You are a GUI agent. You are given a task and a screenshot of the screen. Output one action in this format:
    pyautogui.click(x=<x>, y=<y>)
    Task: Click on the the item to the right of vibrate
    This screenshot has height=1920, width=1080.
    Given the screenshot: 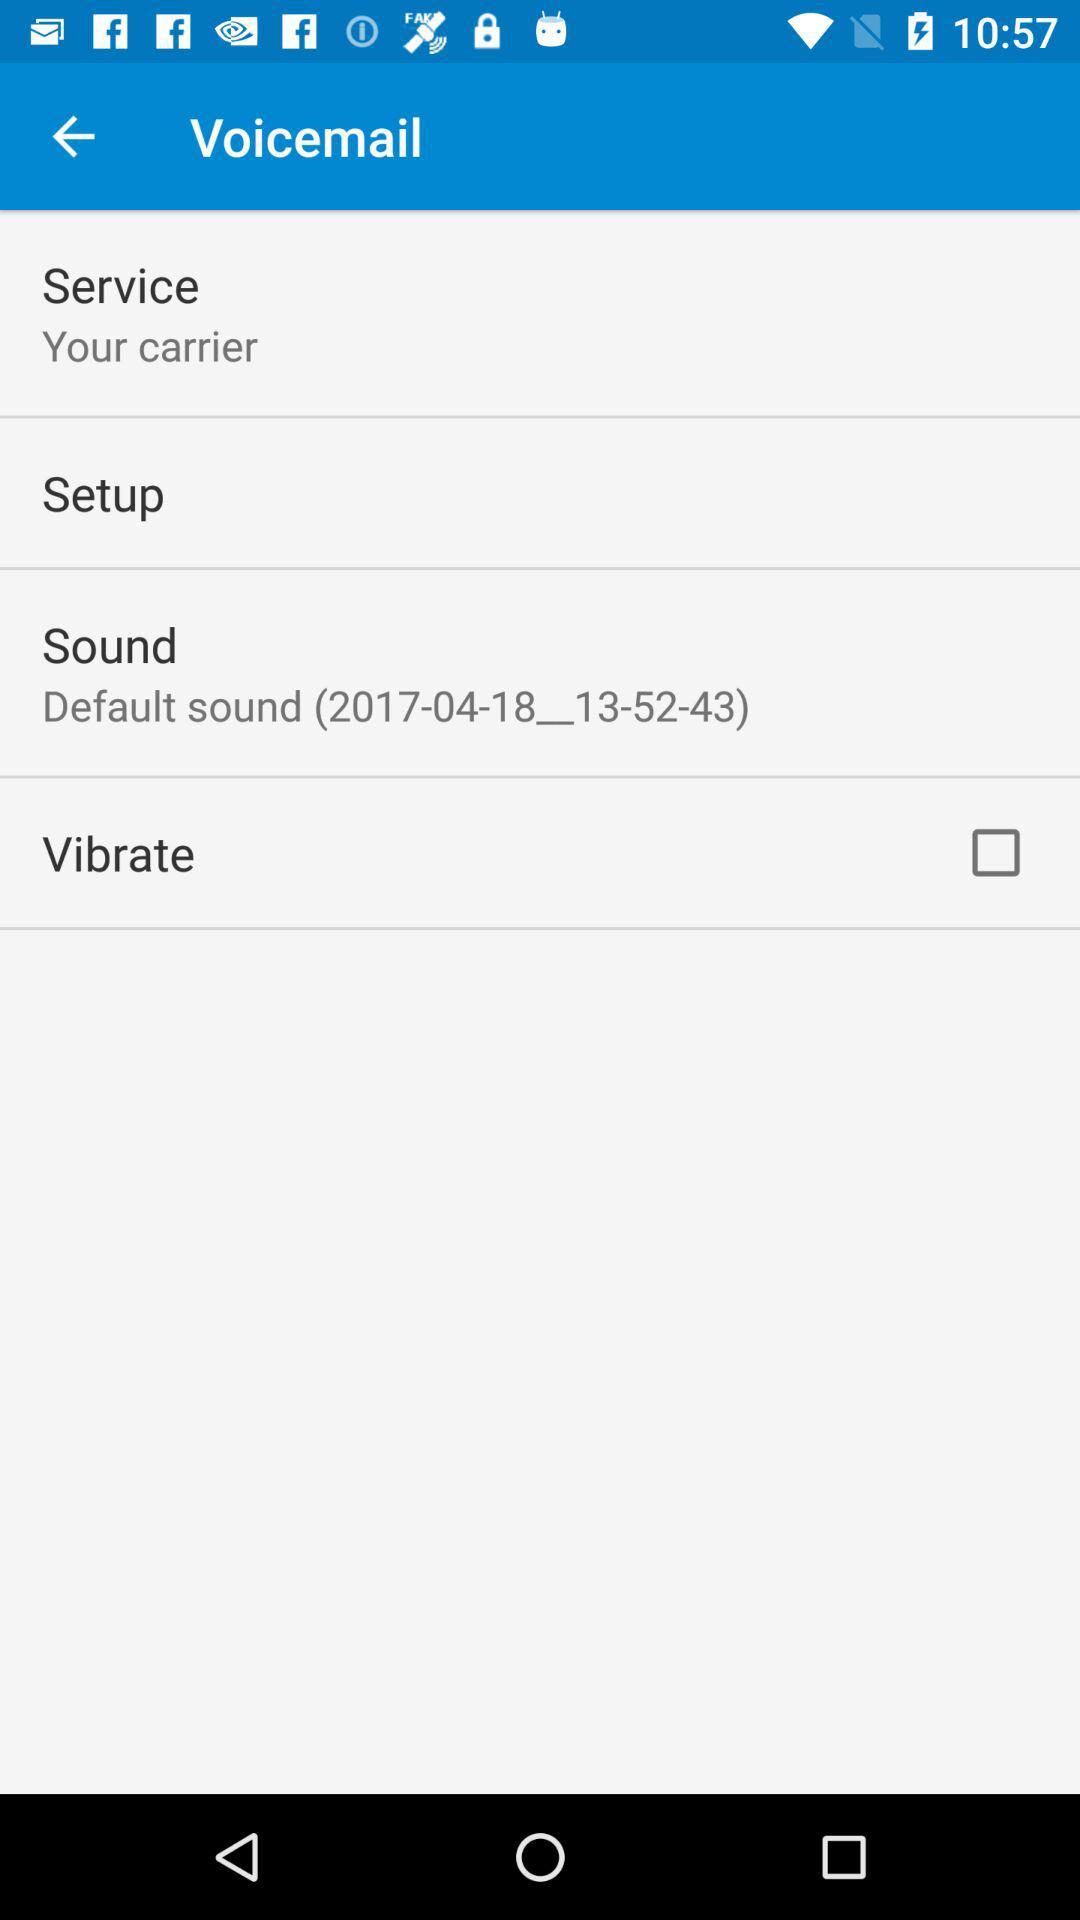 What is the action you would take?
    pyautogui.click(x=995, y=852)
    